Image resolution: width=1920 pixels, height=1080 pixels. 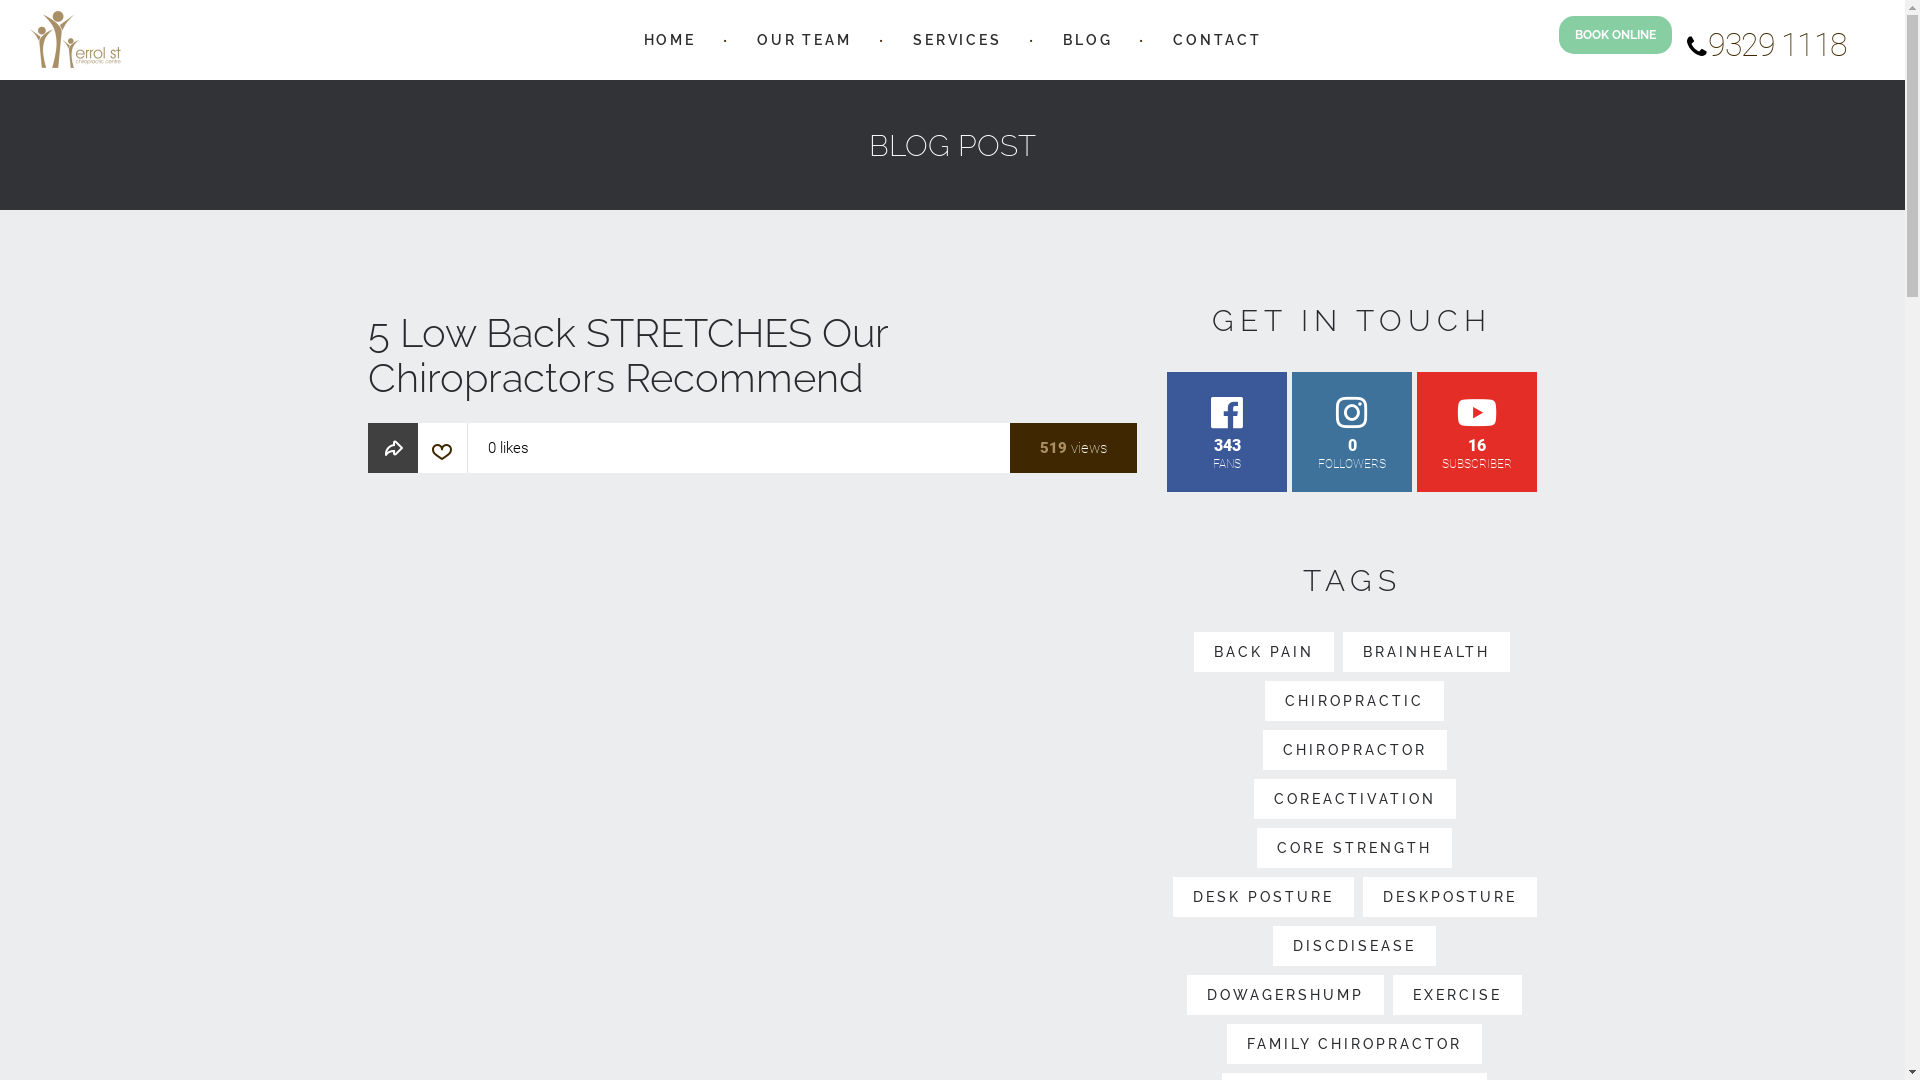 What do you see at coordinates (1615, 34) in the screenshot?
I see `'BOOK ONLINE'` at bounding box center [1615, 34].